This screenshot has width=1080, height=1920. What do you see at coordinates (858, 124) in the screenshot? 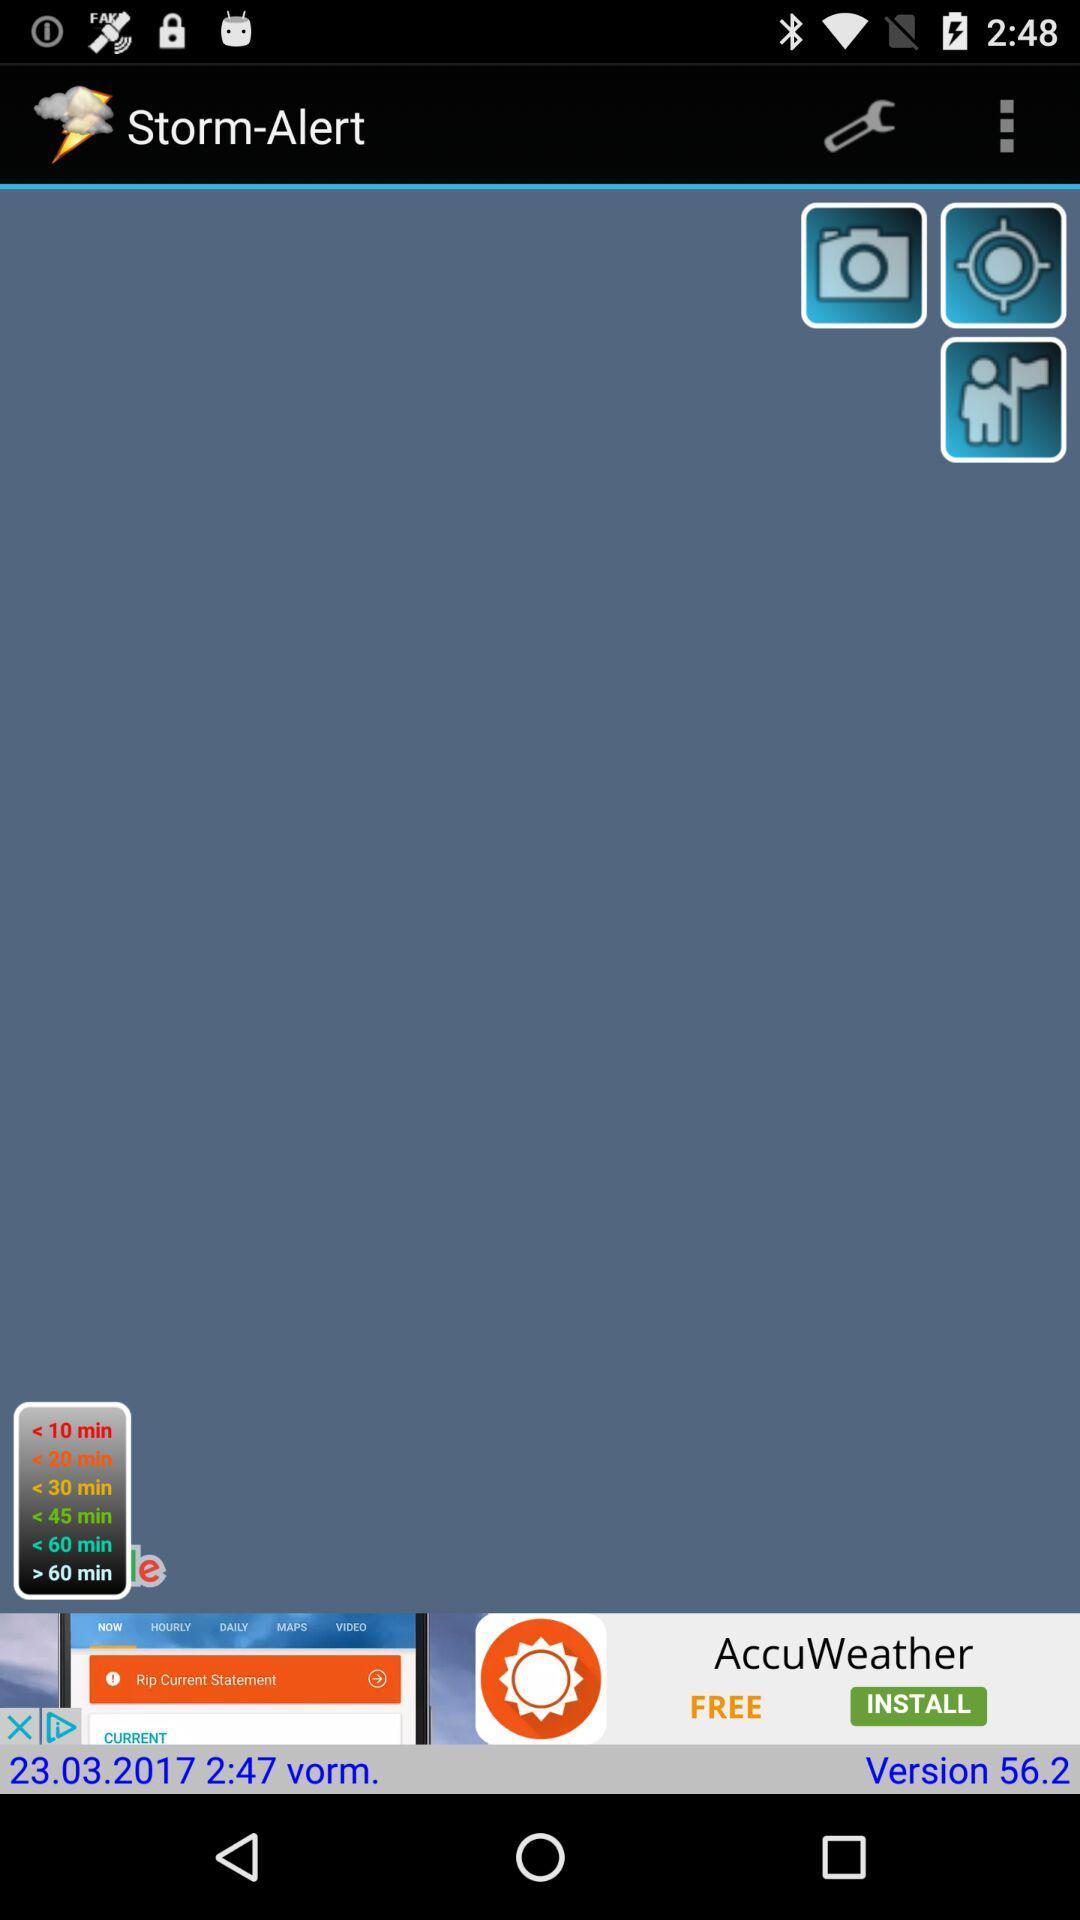
I see `the item to the right of storm-alert app` at bounding box center [858, 124].